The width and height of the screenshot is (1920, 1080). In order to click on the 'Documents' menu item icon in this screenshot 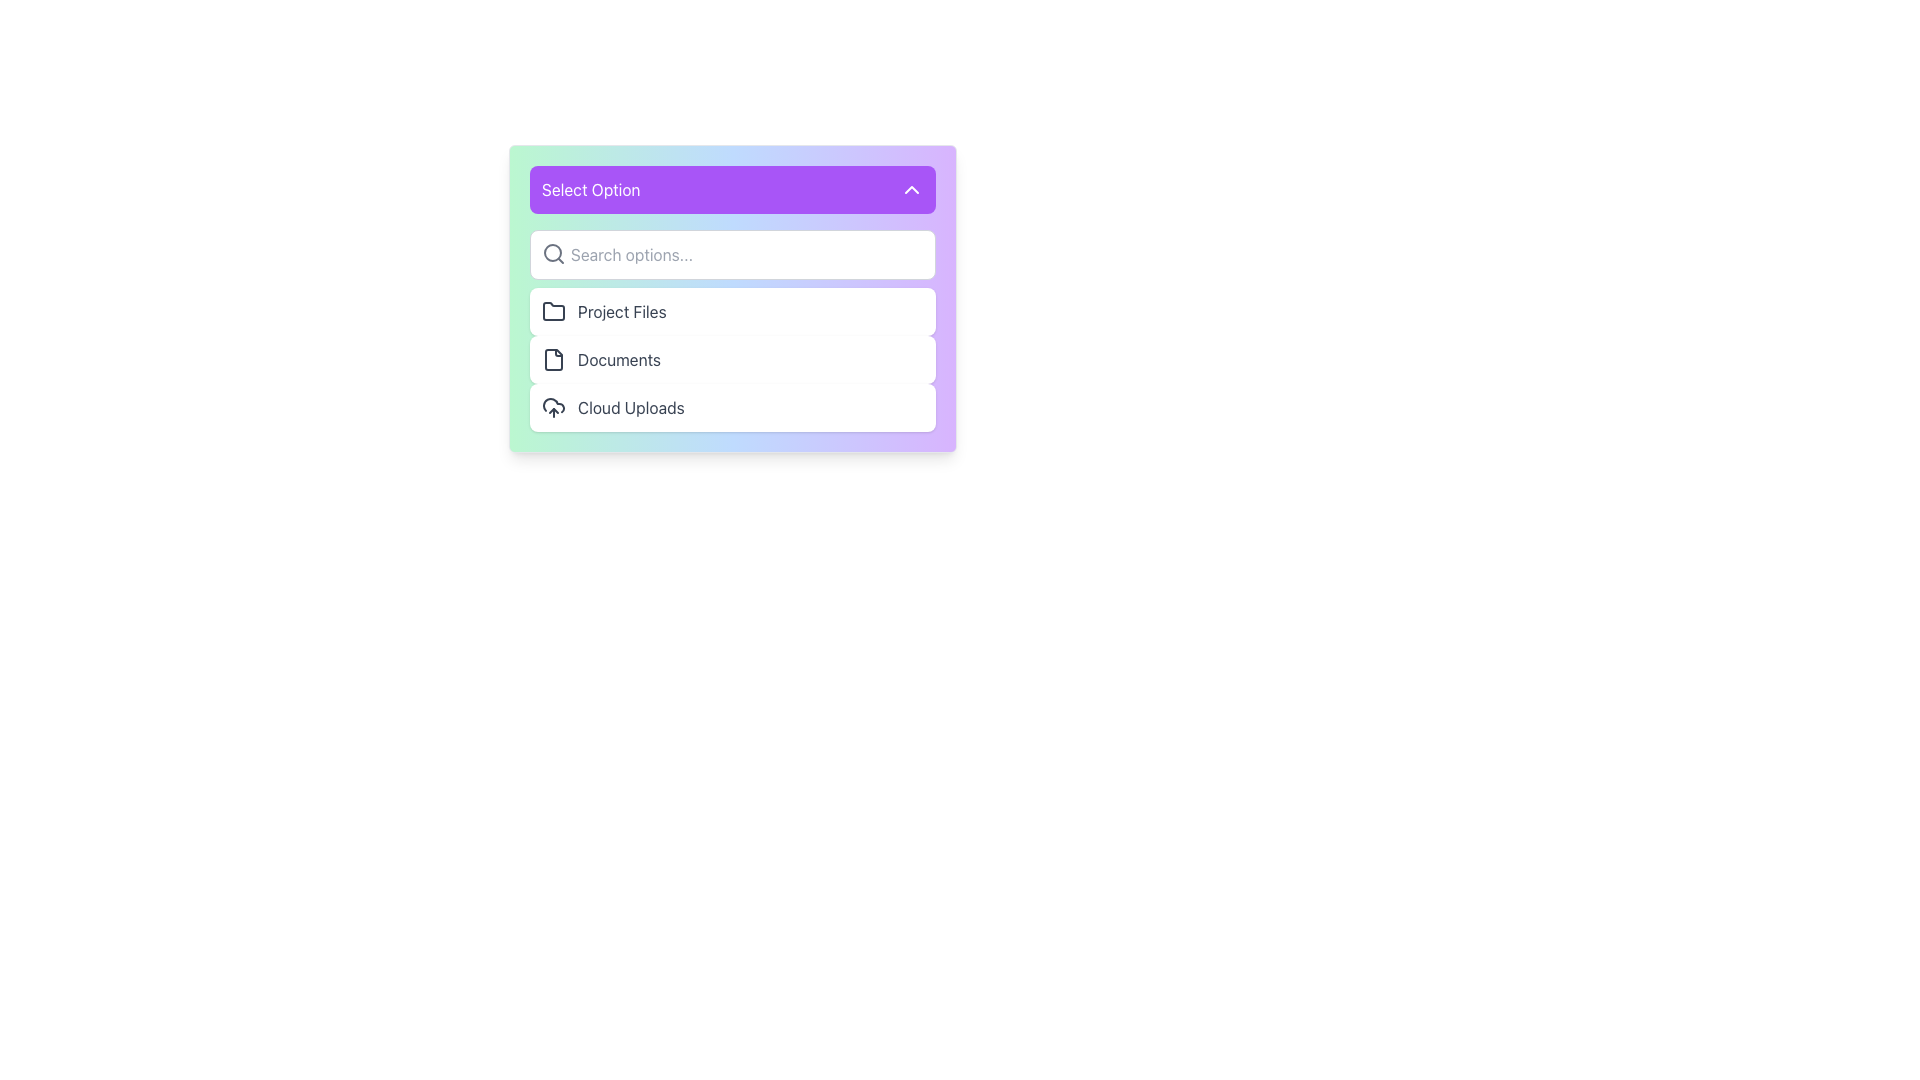, I will do `click(553, 358)`.